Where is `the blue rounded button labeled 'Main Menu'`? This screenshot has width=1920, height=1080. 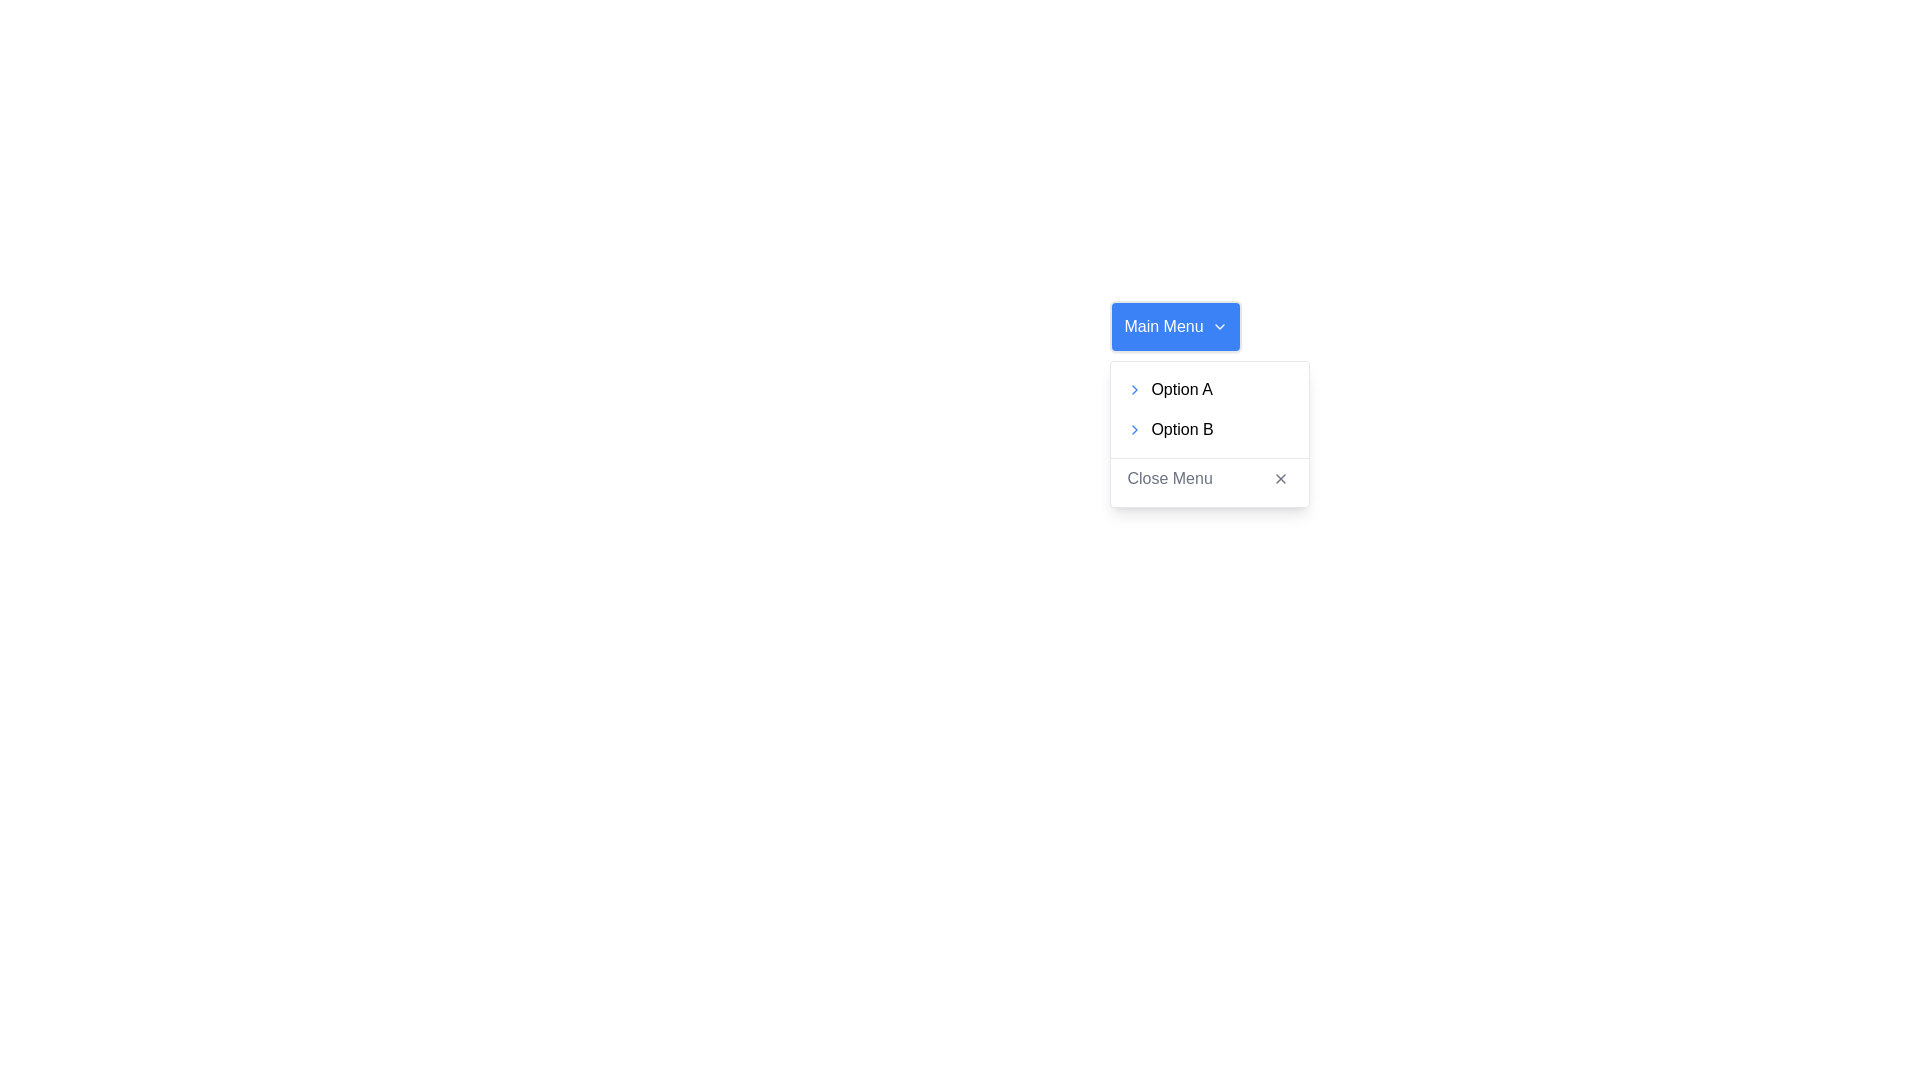
the blue rounded button labeled 'Main Menu' is located at coordinates (1176, 326).